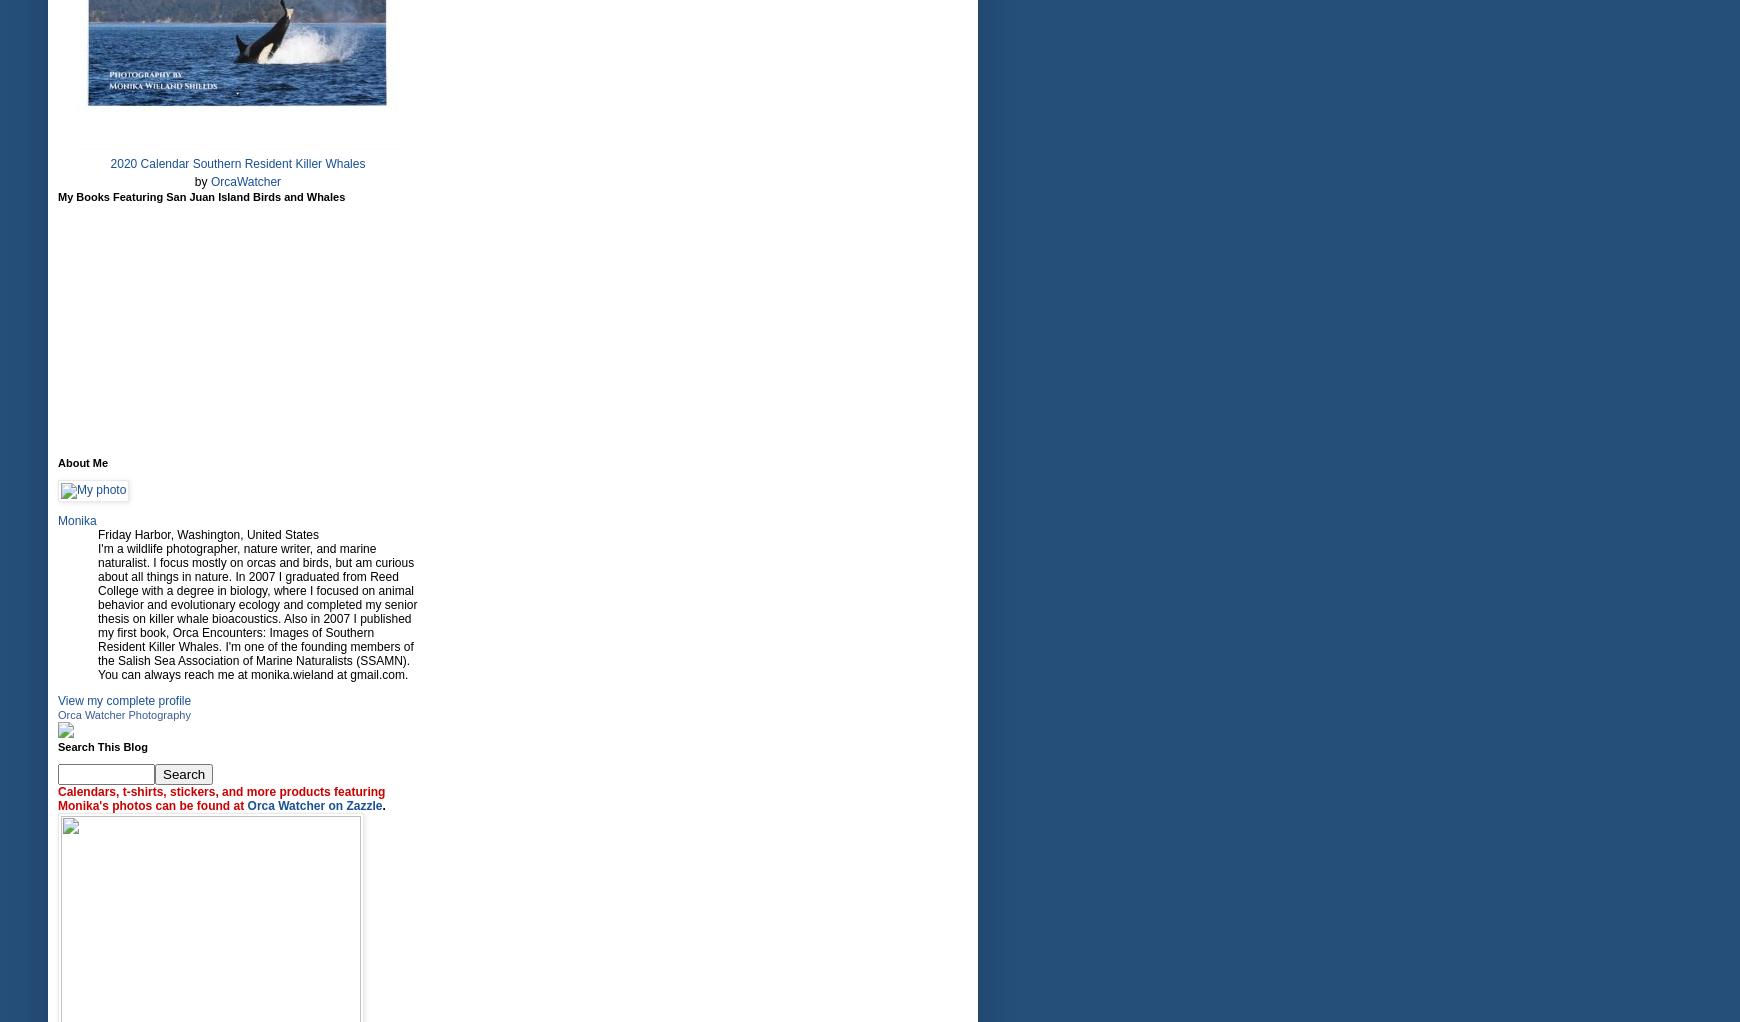 The height and width of the screenshot is (1022, 1740). Describe the element at coordinates (201, 181) in the screenshot. I see `'by'` at that location.